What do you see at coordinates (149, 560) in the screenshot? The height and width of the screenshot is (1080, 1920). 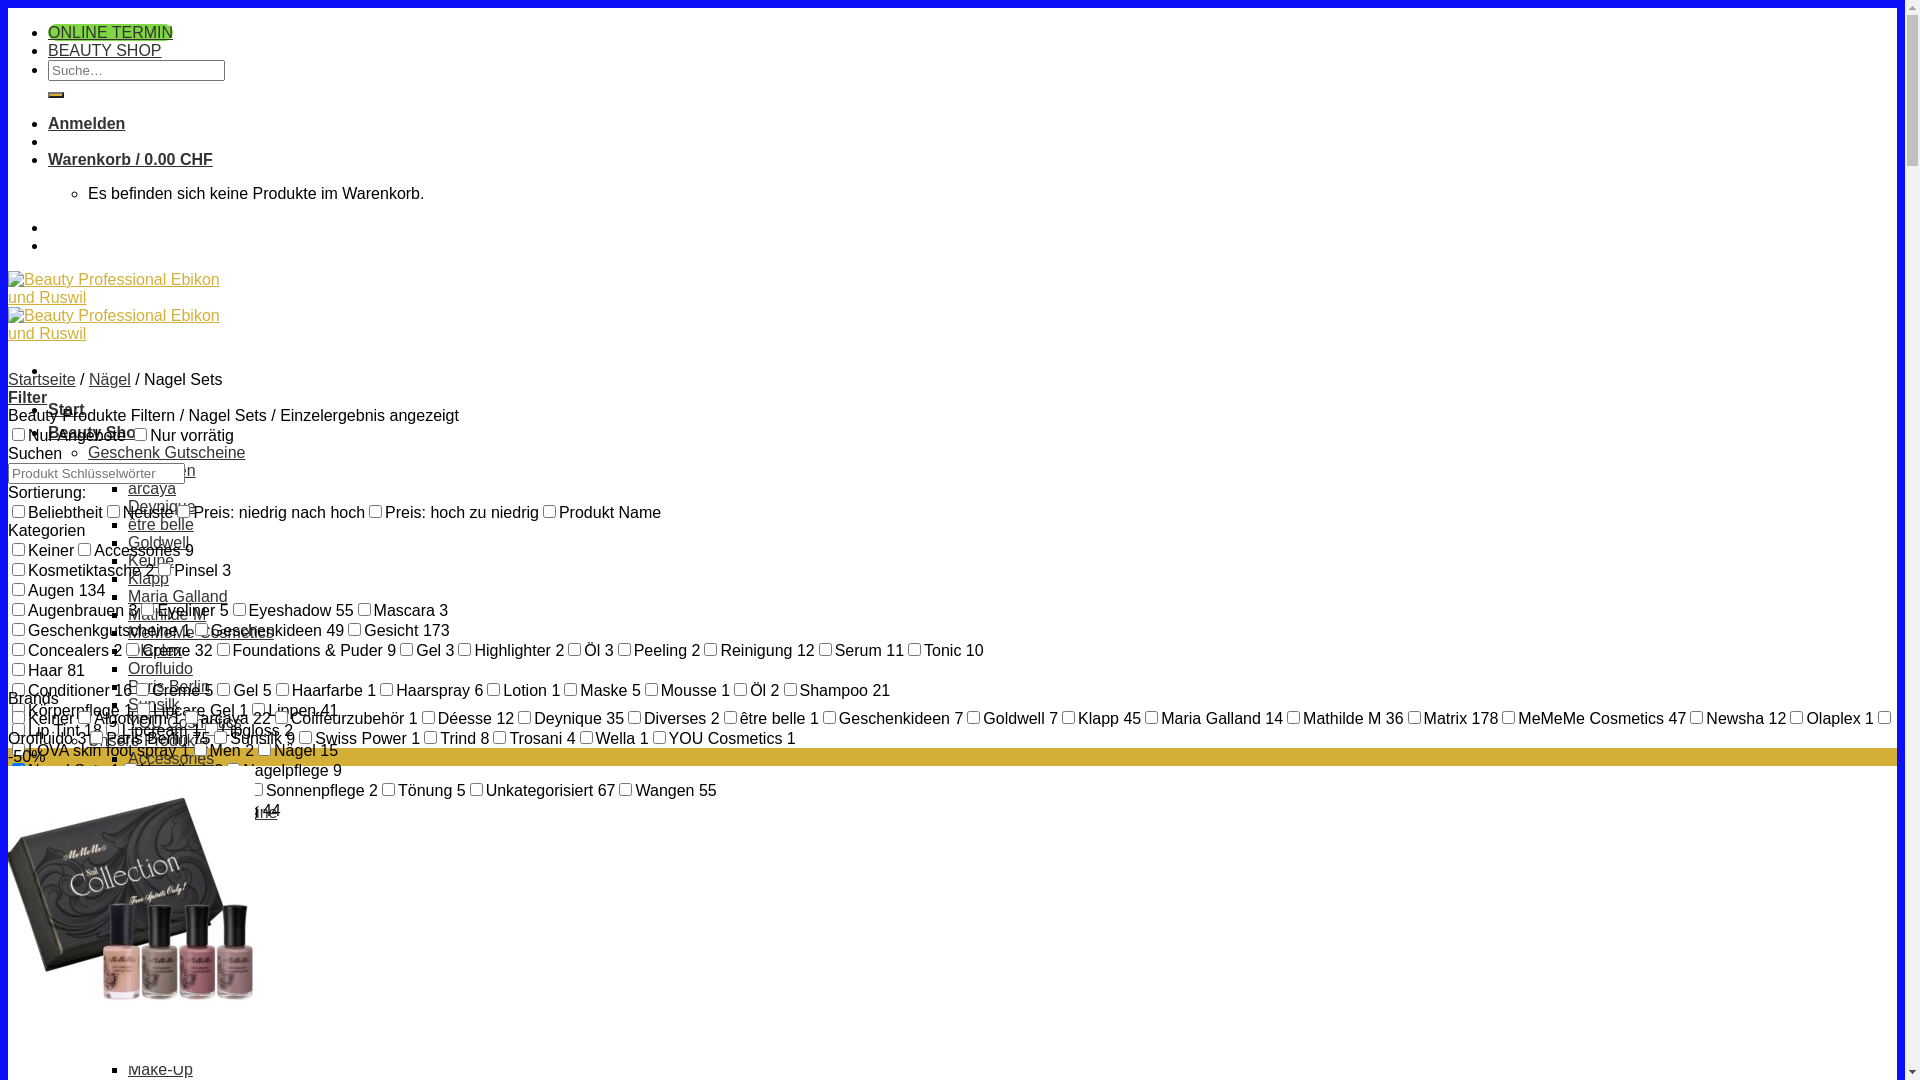 I see `'Keune'` at bounding box center [149, 560].